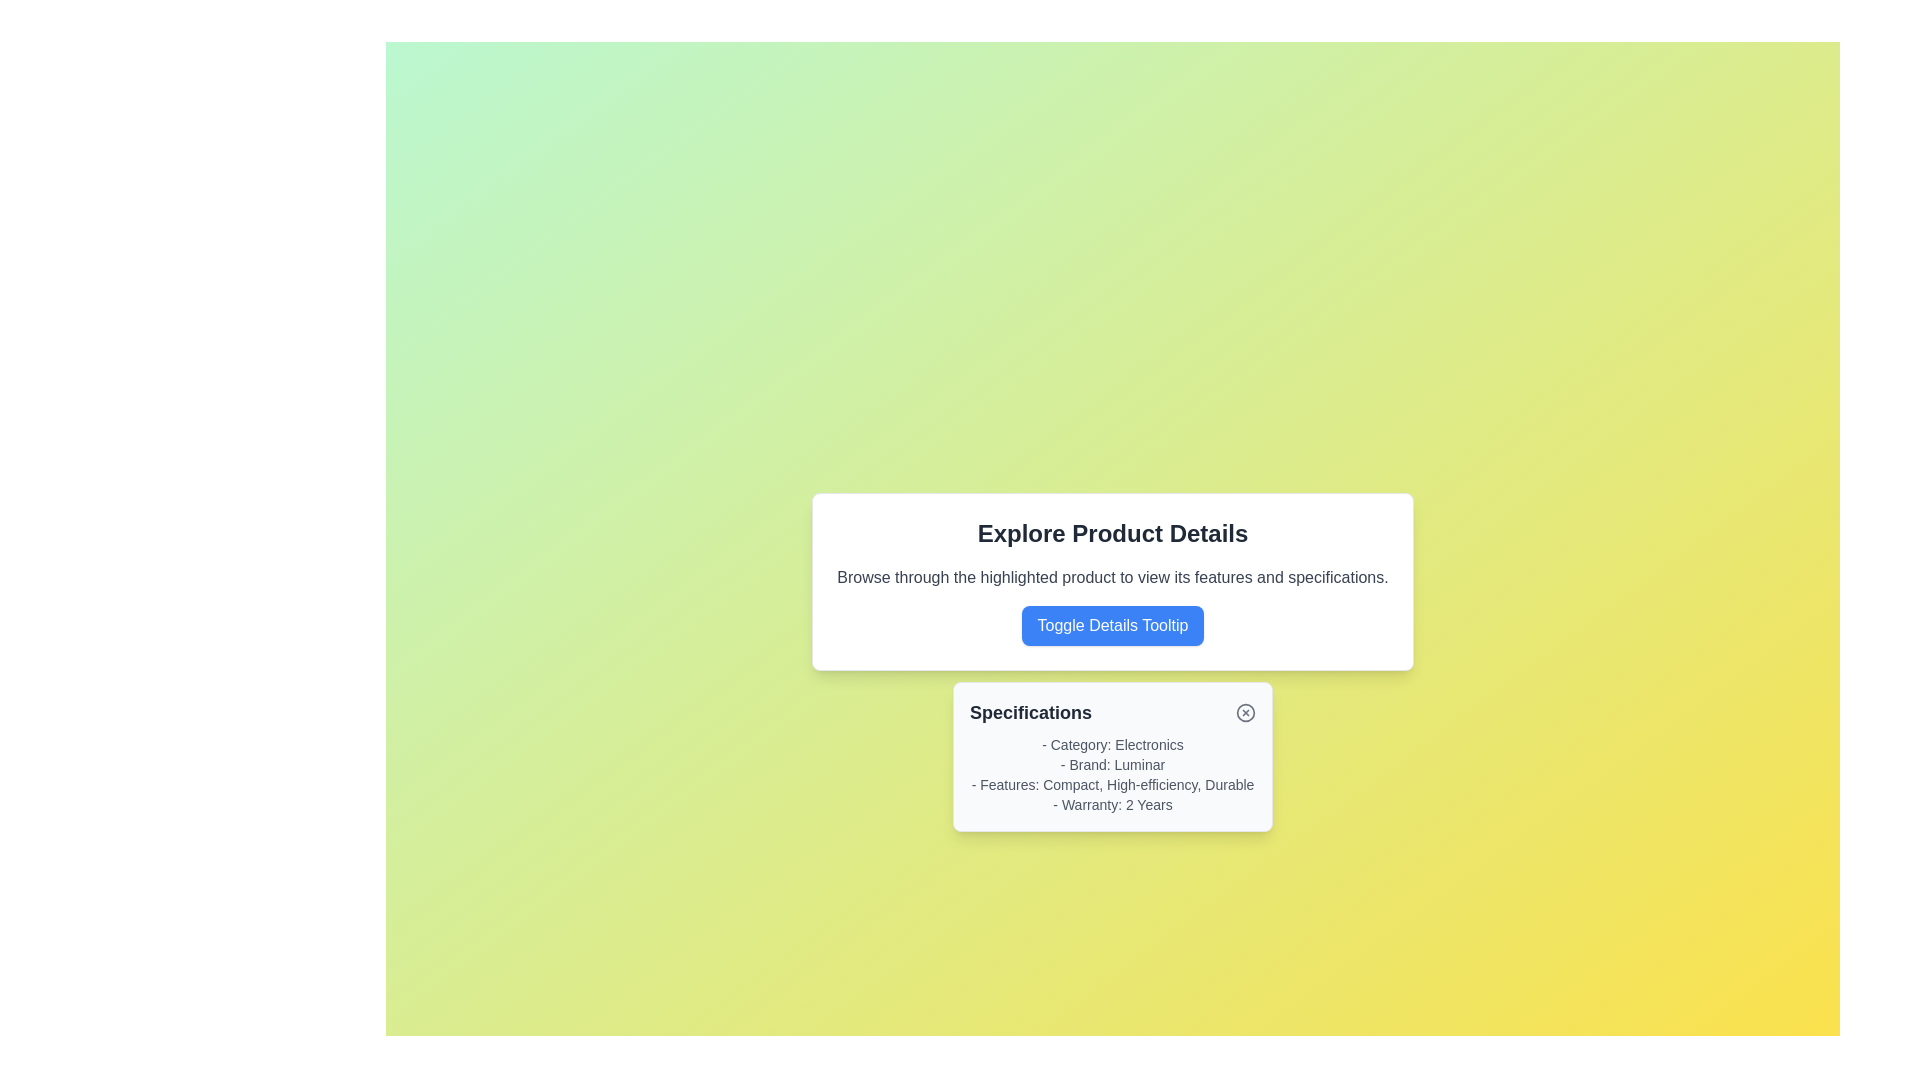 The image size is (1920, 1080). Describe the element at coordinates (1031, 712) in the screenshot. I see `the text label displaying 'Specifications', which is styled in large, bold dark gray font and located inside a tooltip below 'Explore Product Details'` at that location.